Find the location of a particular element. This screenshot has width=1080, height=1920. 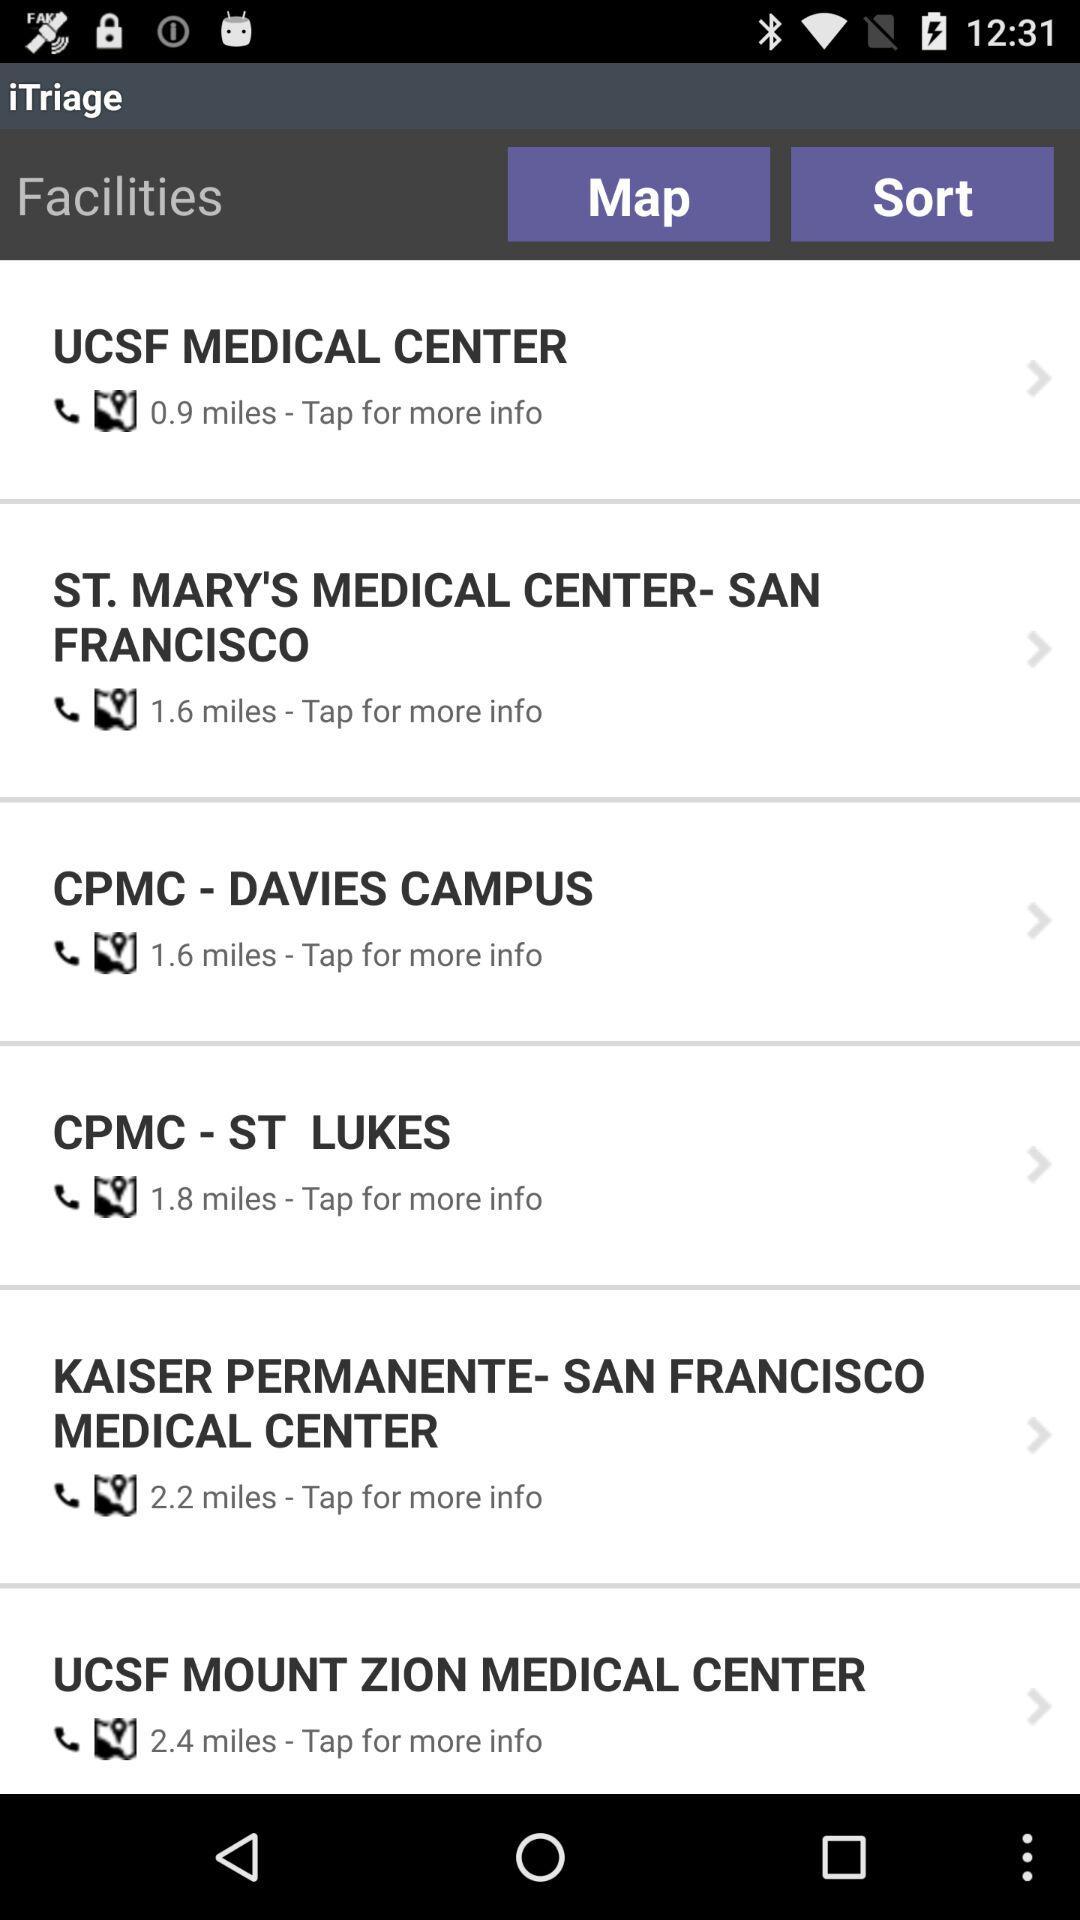

app to the left of the miles tap for app is located at coordinates (164, 410).